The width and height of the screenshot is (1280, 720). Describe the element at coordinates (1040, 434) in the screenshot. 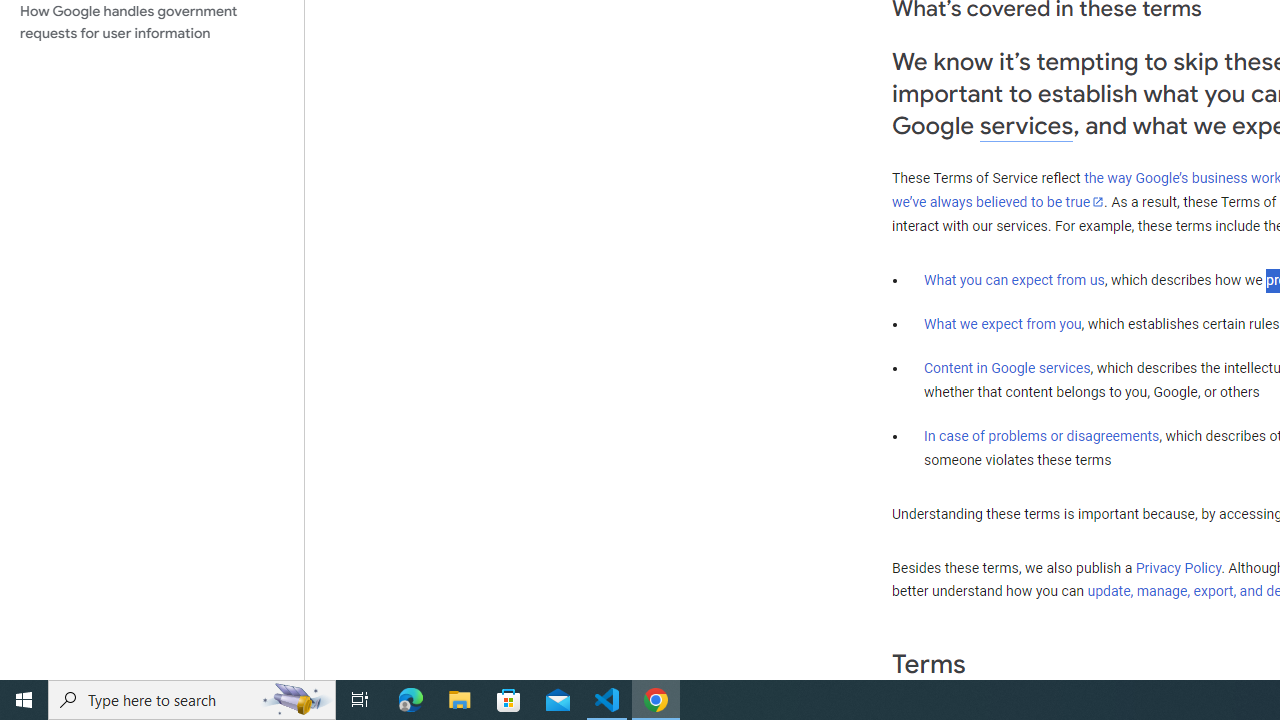

I see `'In case of problems or disagreements'` at that location.